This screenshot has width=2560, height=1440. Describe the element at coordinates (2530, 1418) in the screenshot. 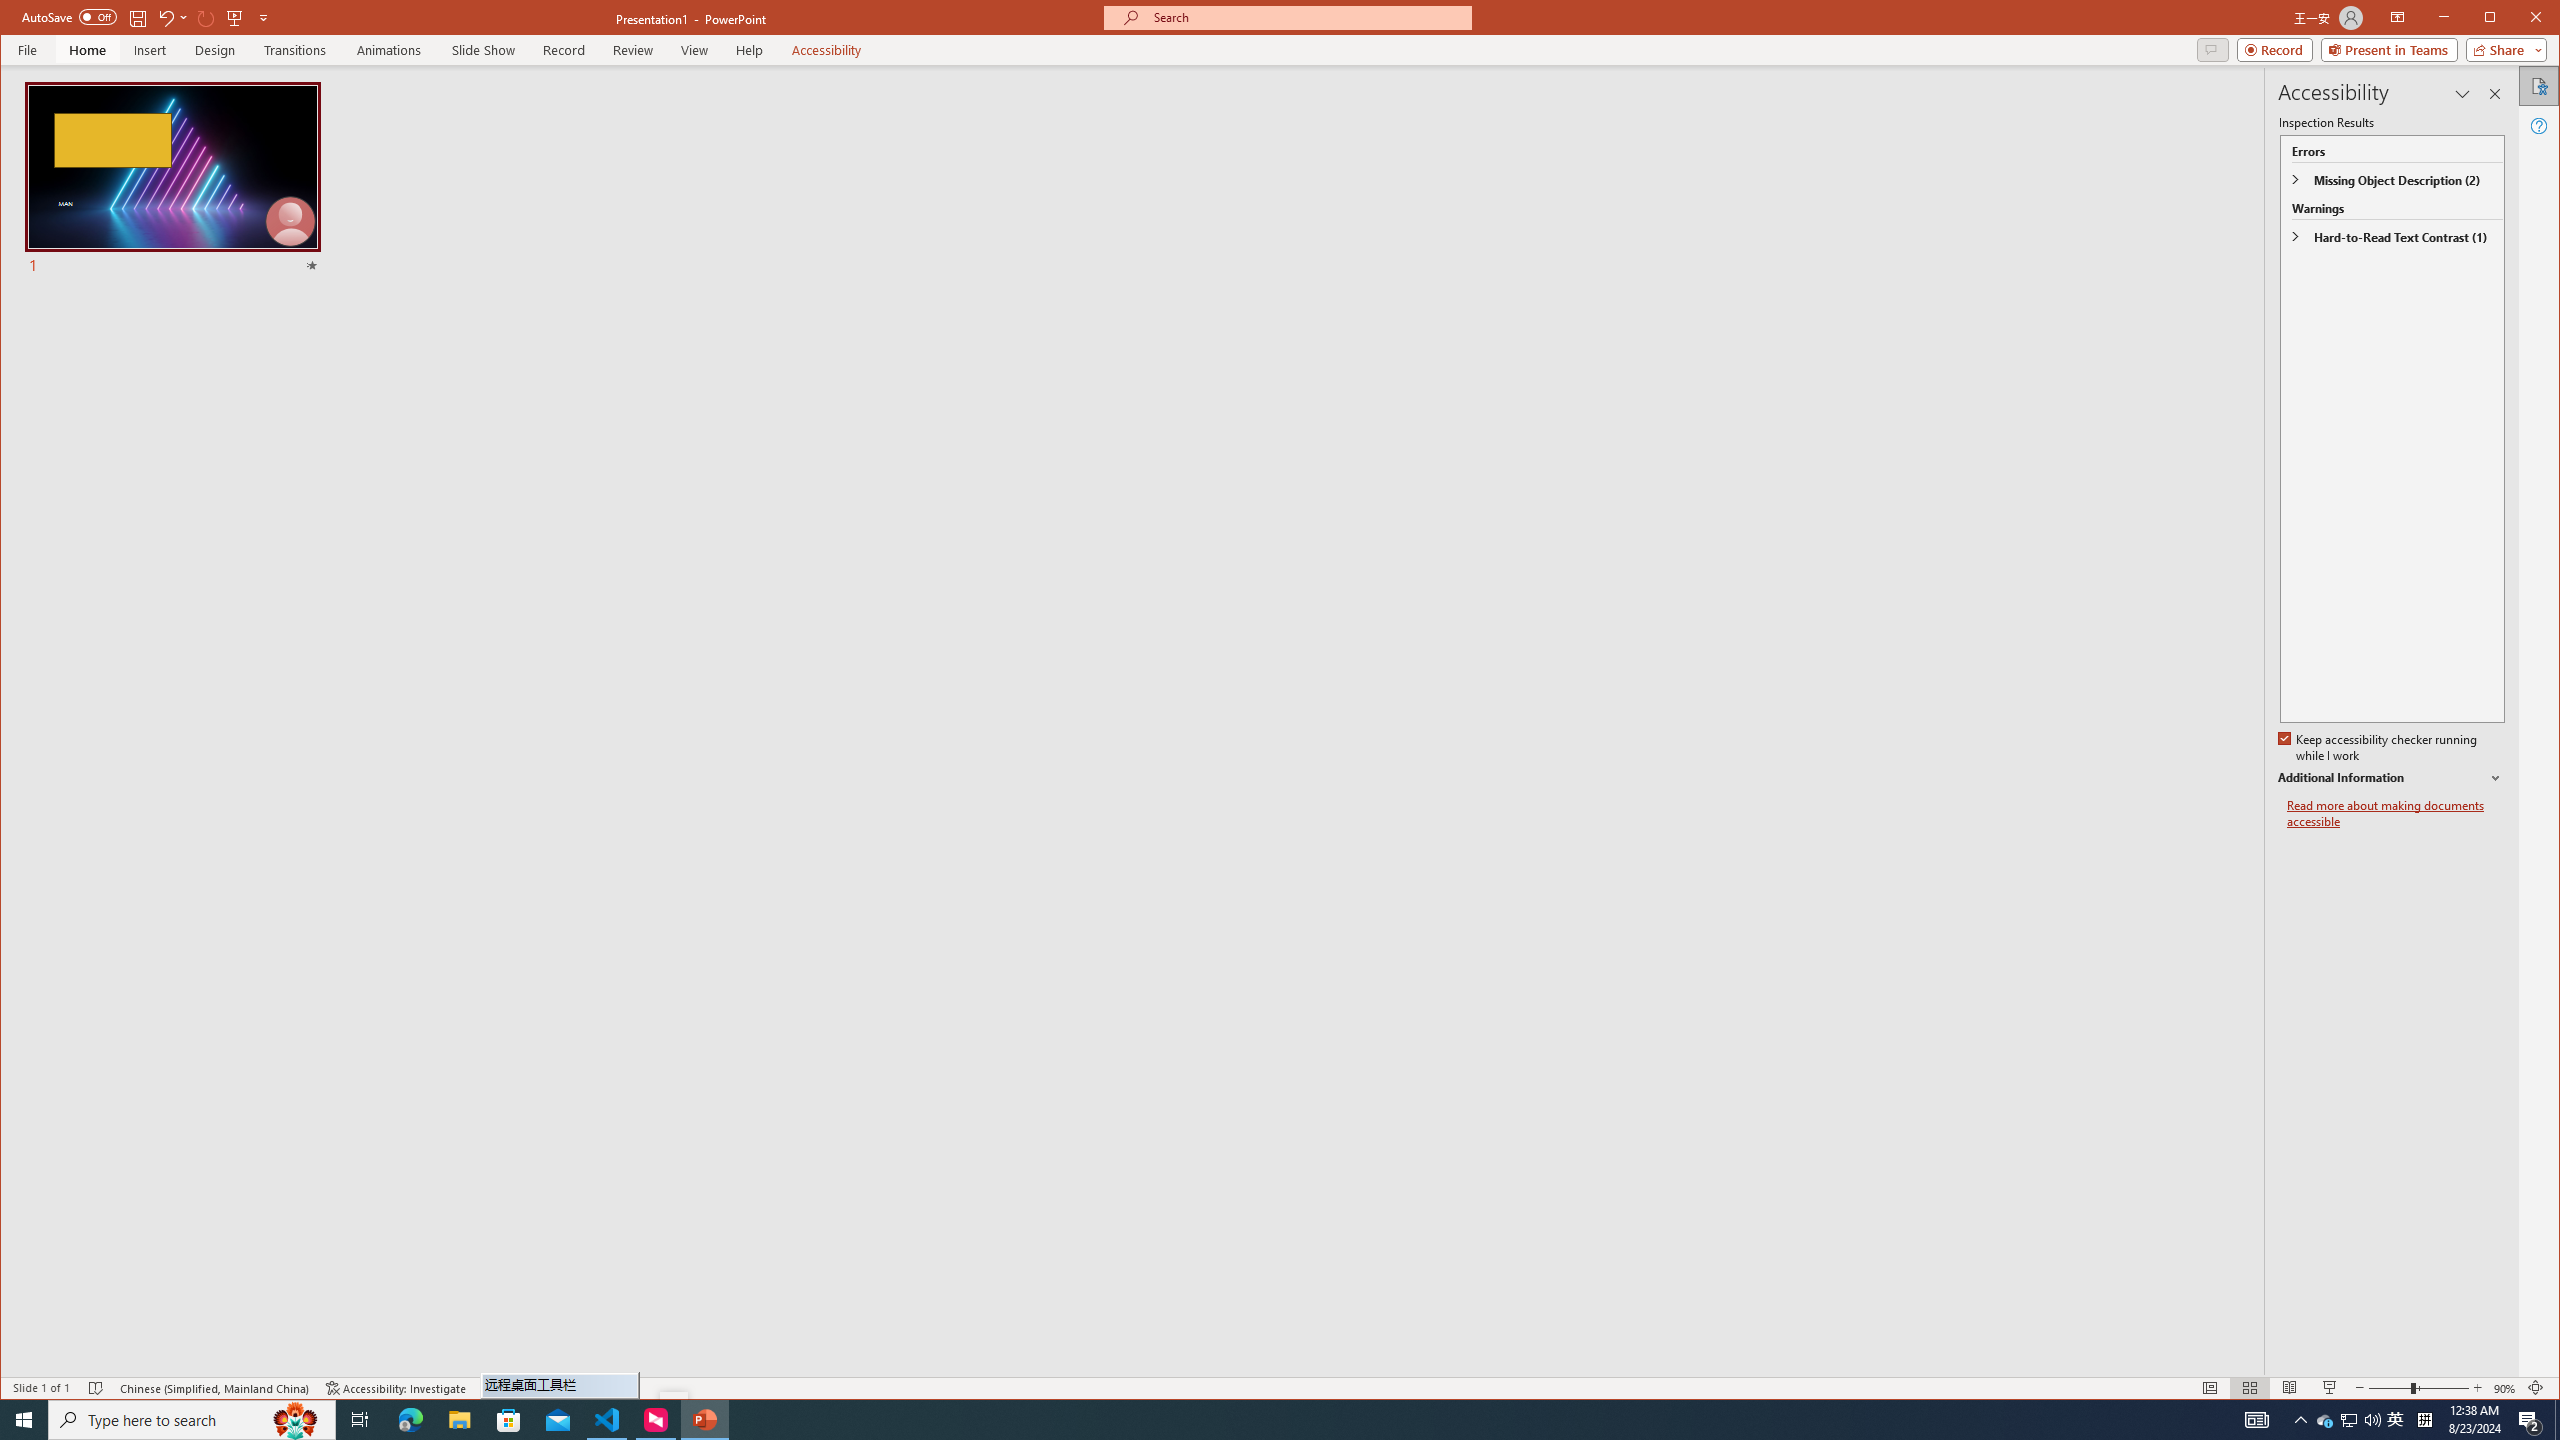

I see `'Action Center, 2 new notifications'` at that location.